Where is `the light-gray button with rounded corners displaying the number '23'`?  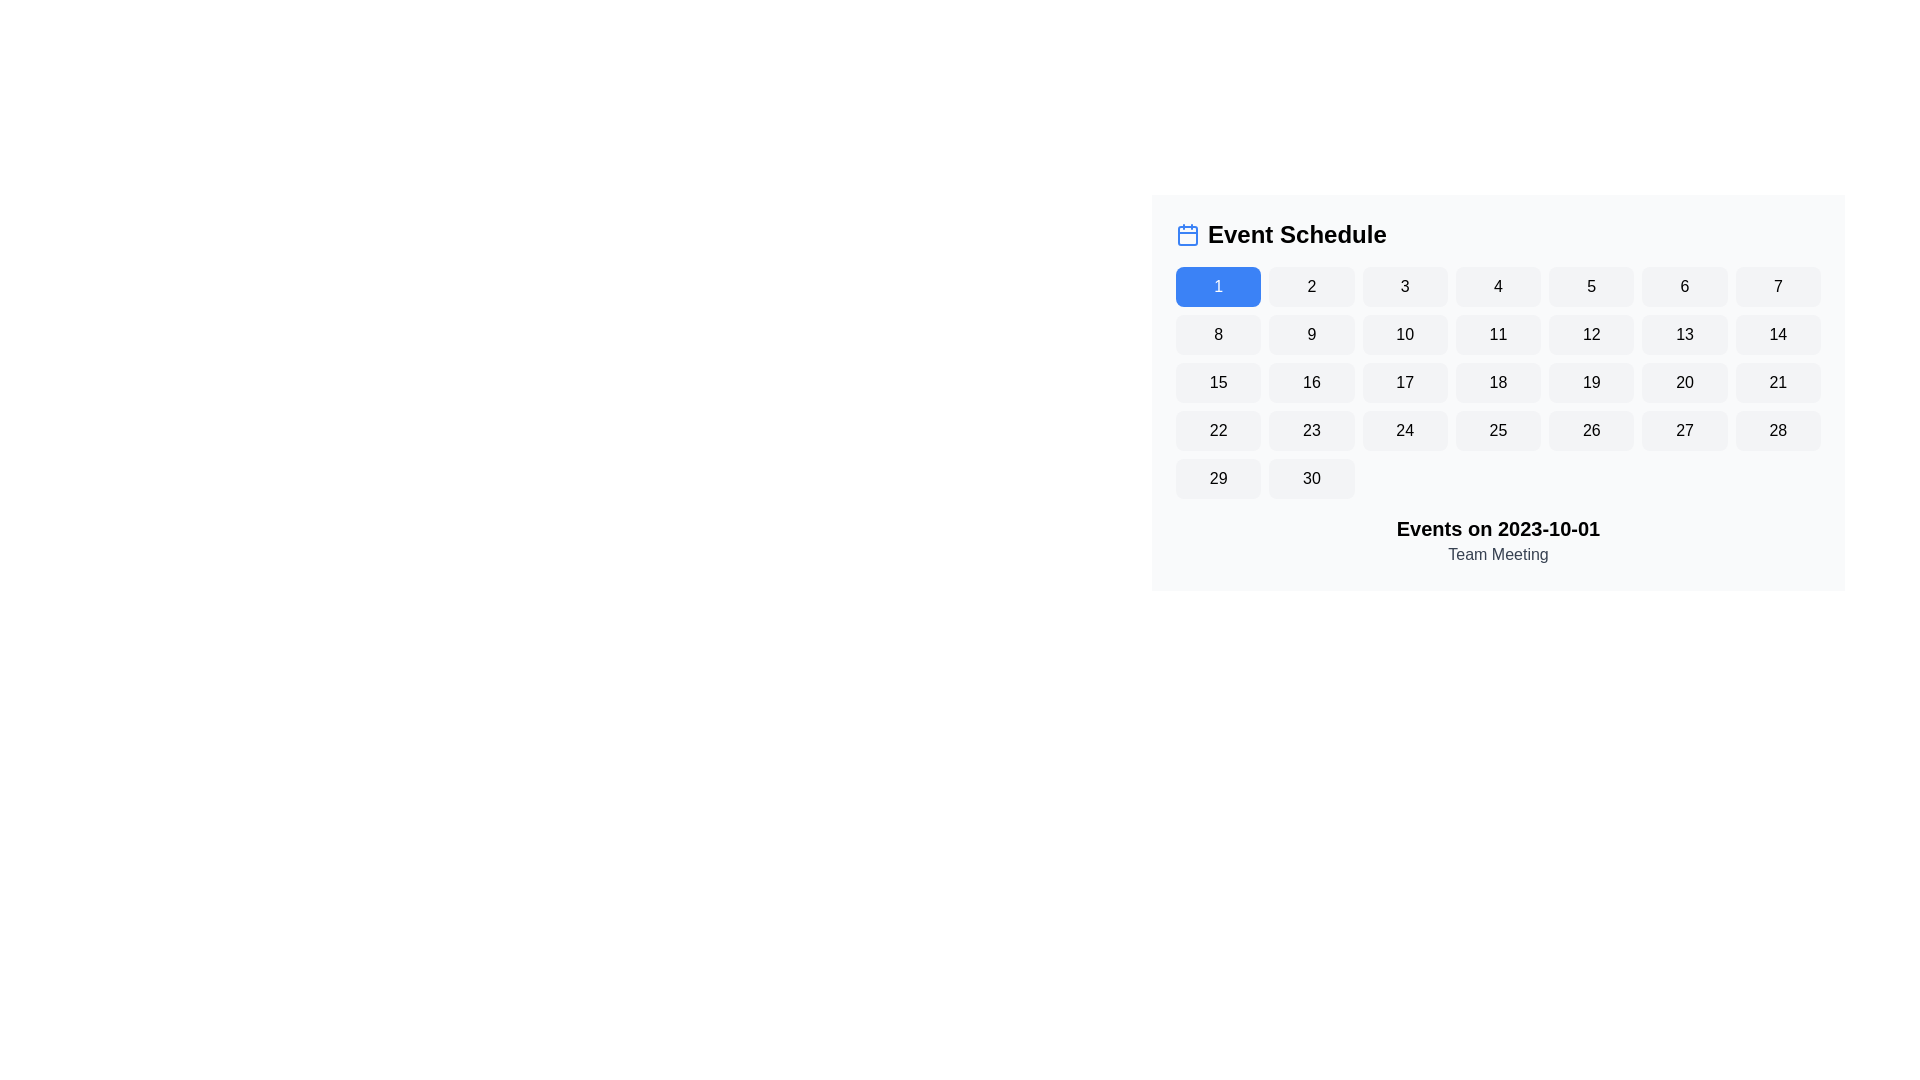
the light-gray button with rounded corners displaying the number '23' is located at coordinates (1311, 430).